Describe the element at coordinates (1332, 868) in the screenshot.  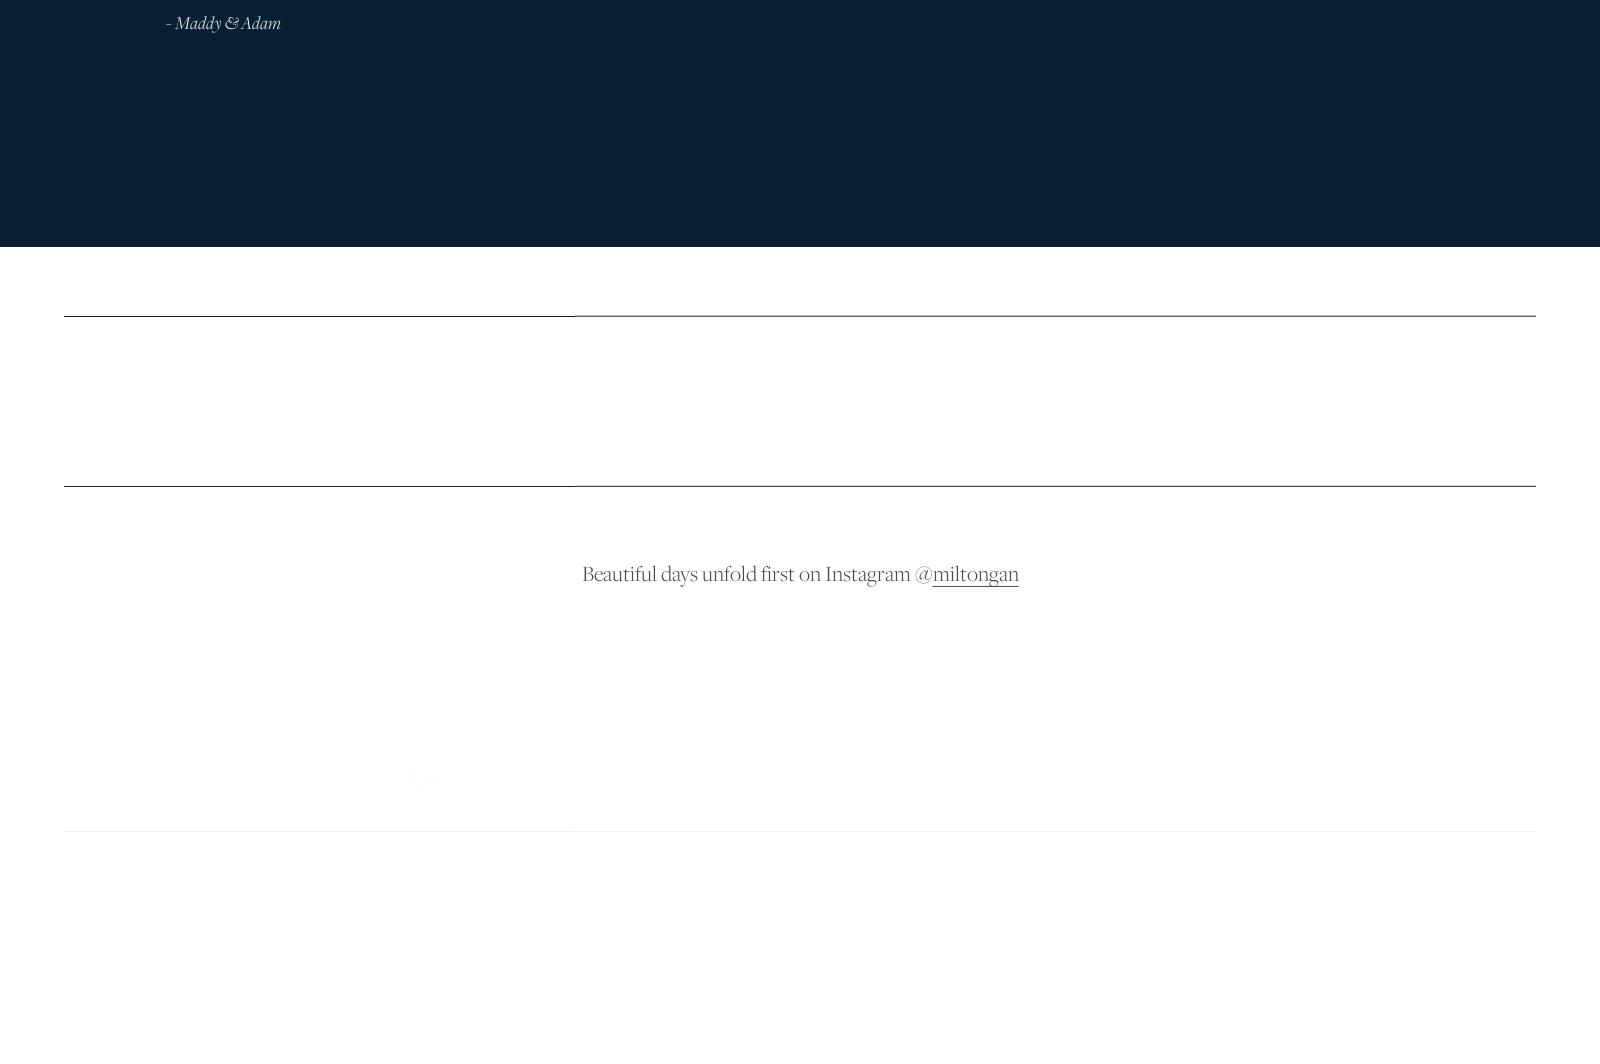
I see `'Contact'` at that location.